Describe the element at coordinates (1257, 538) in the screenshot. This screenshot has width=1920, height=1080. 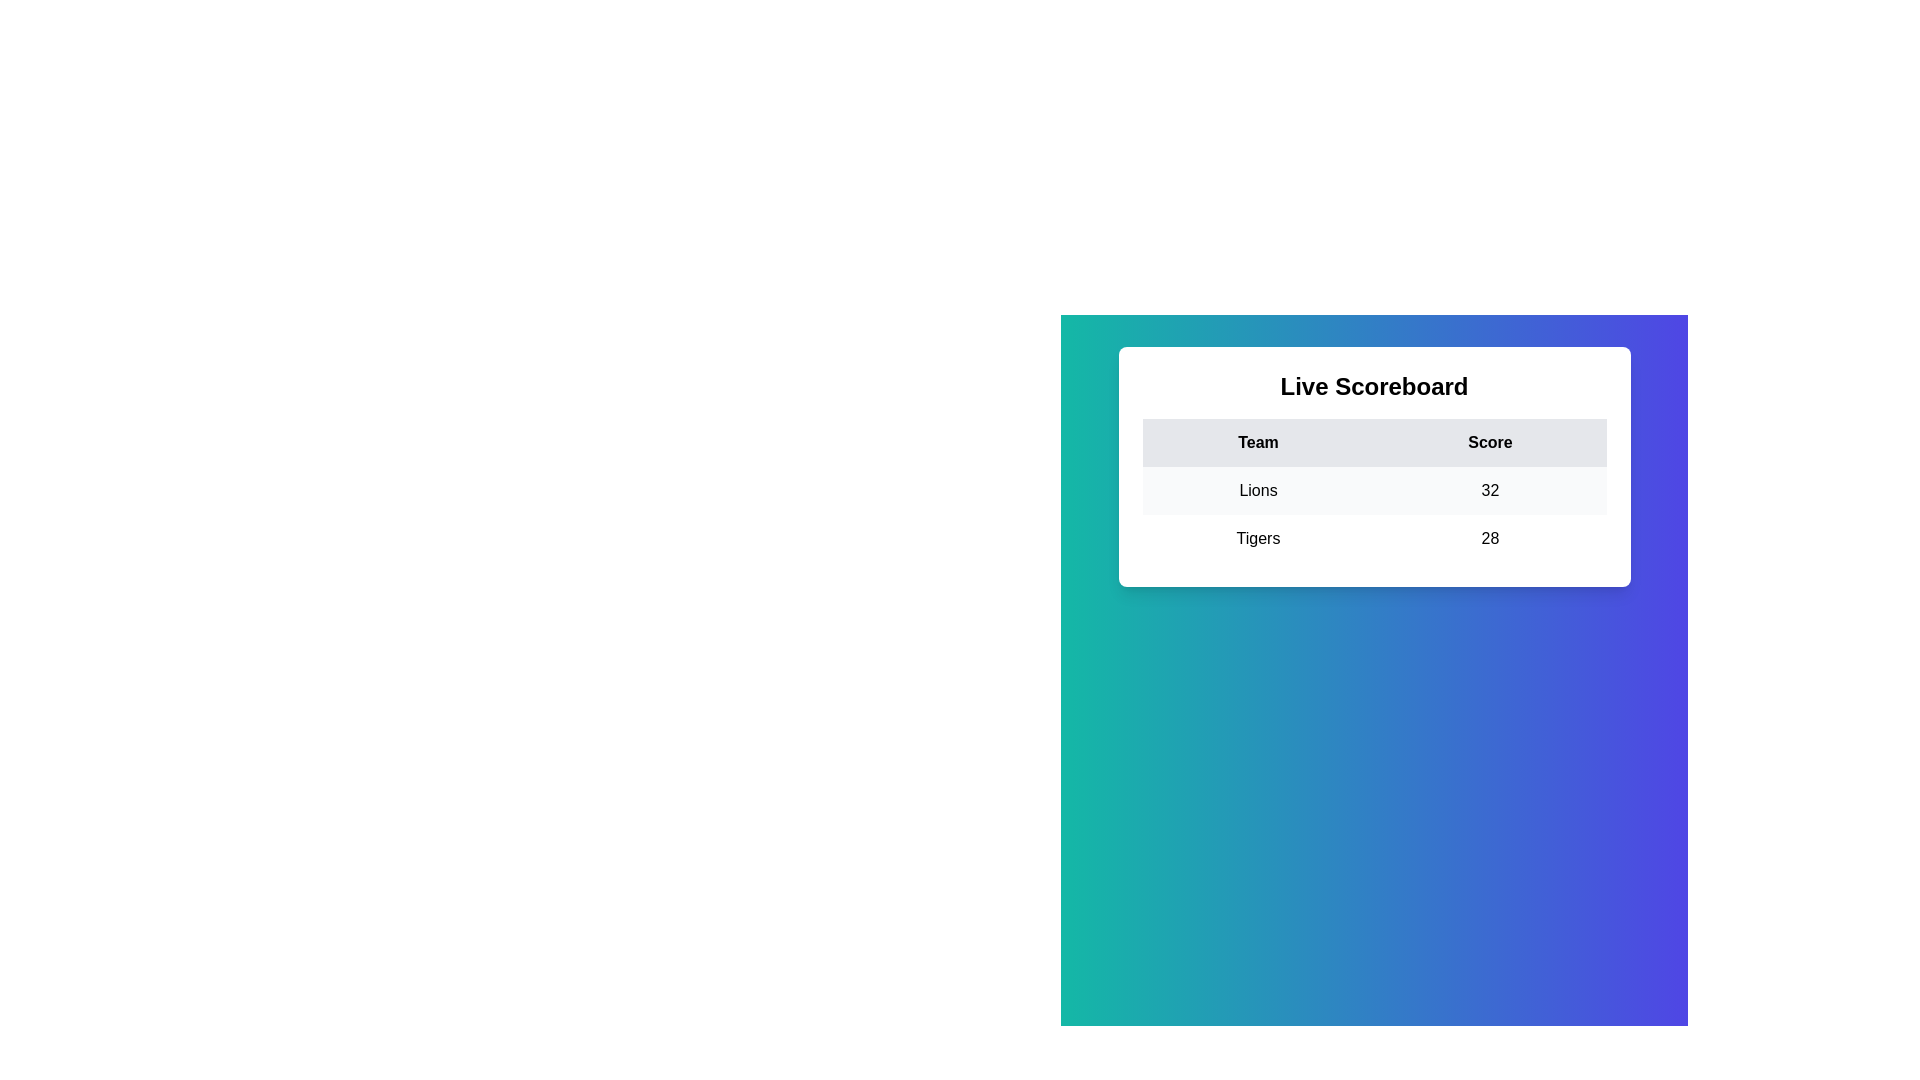
I see `the text label that identifies the team 'Tigers28' in the scoreboard under the 'Team' column` at that location.